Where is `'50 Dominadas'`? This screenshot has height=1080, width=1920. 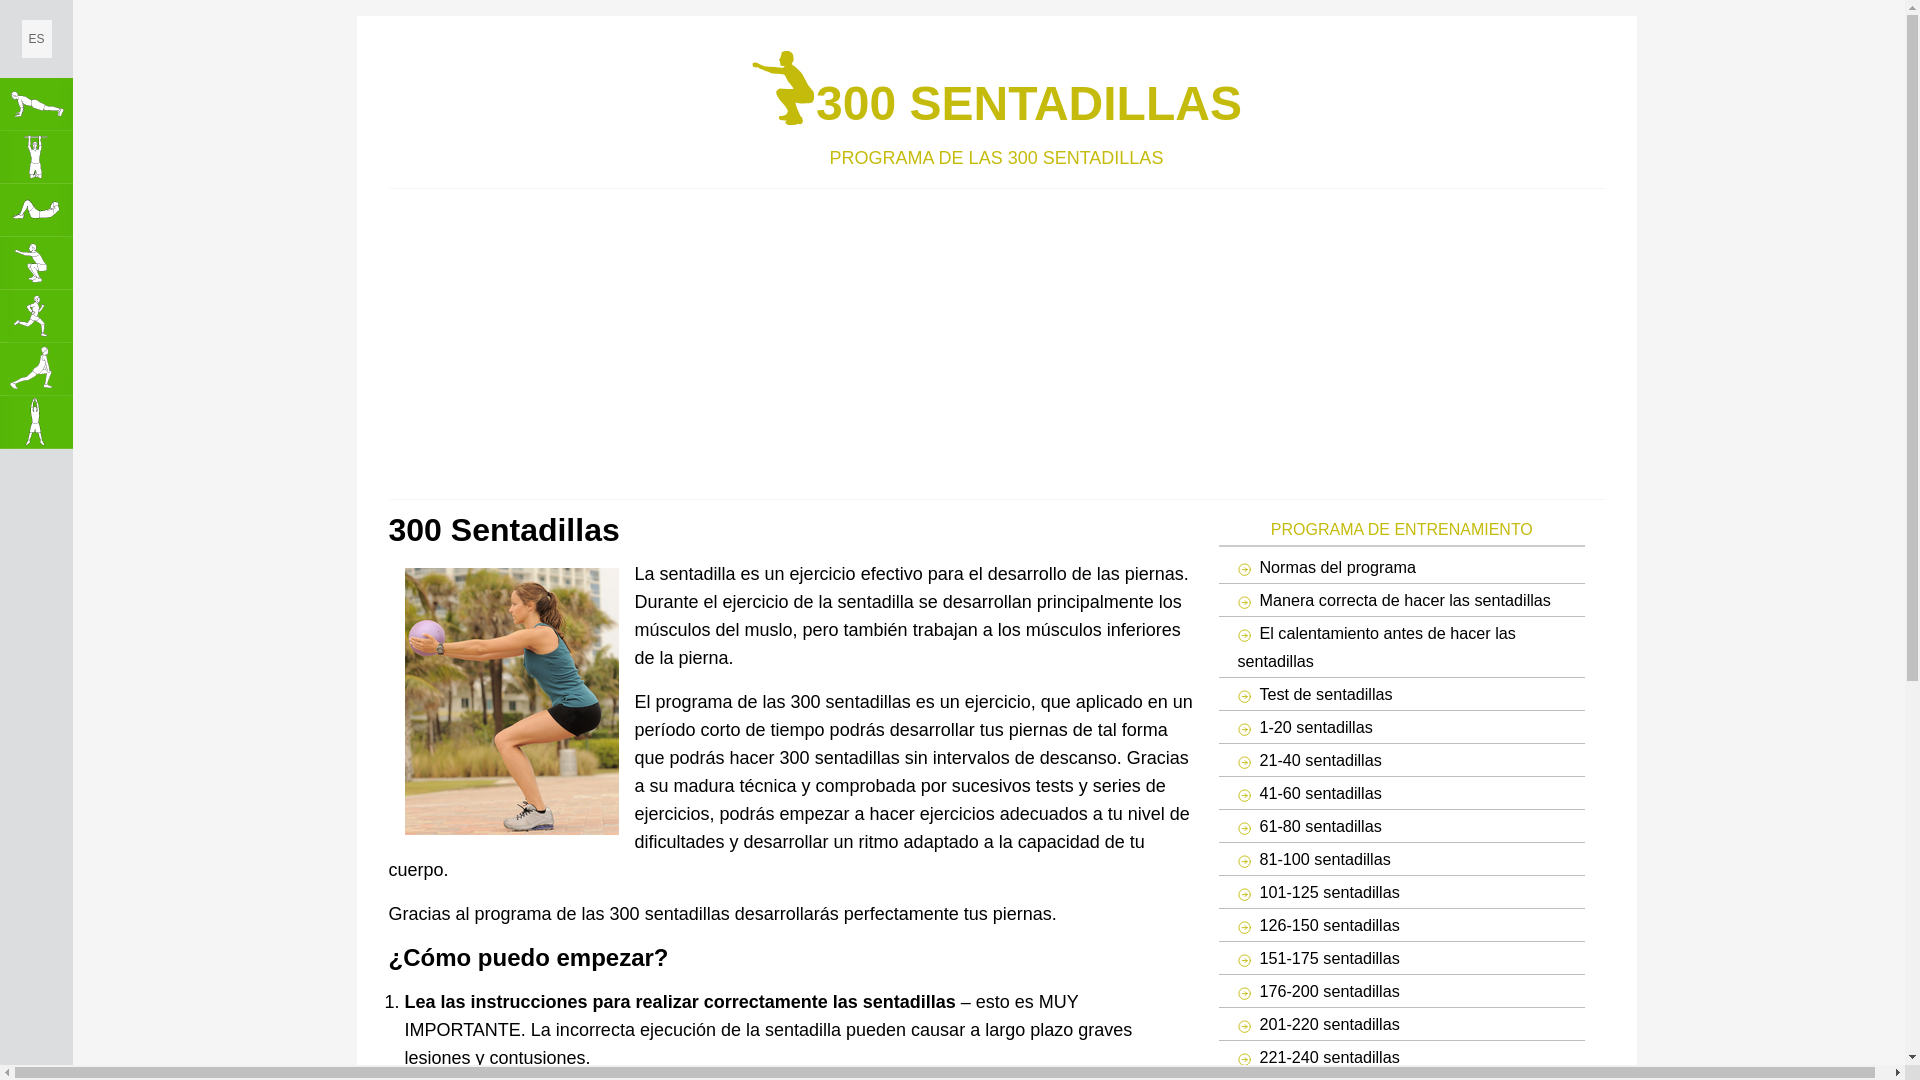 '50 Dominadas' is located at coordinates (0, 156).